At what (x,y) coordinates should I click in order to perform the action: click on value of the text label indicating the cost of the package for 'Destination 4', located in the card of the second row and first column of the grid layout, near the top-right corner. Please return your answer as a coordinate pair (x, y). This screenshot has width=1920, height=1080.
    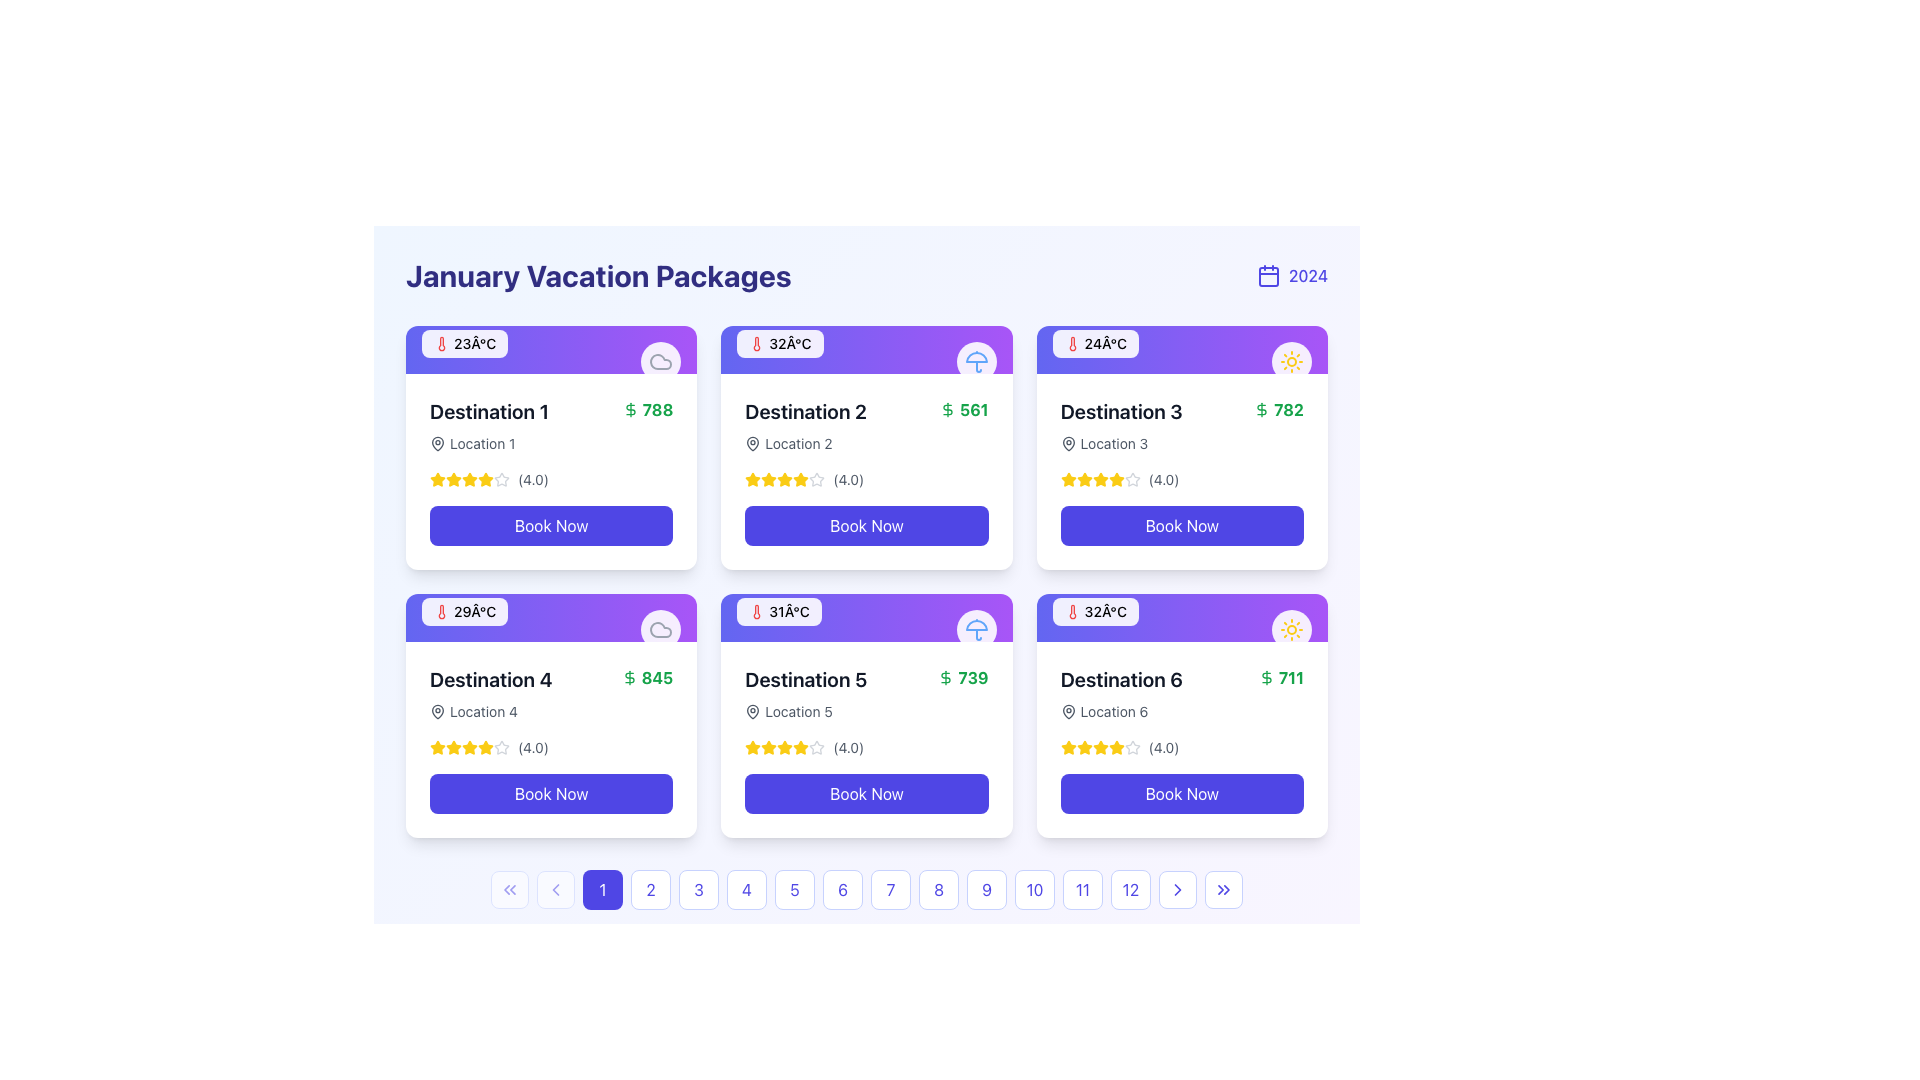
    Looking at the image, I should click on (647, 677).